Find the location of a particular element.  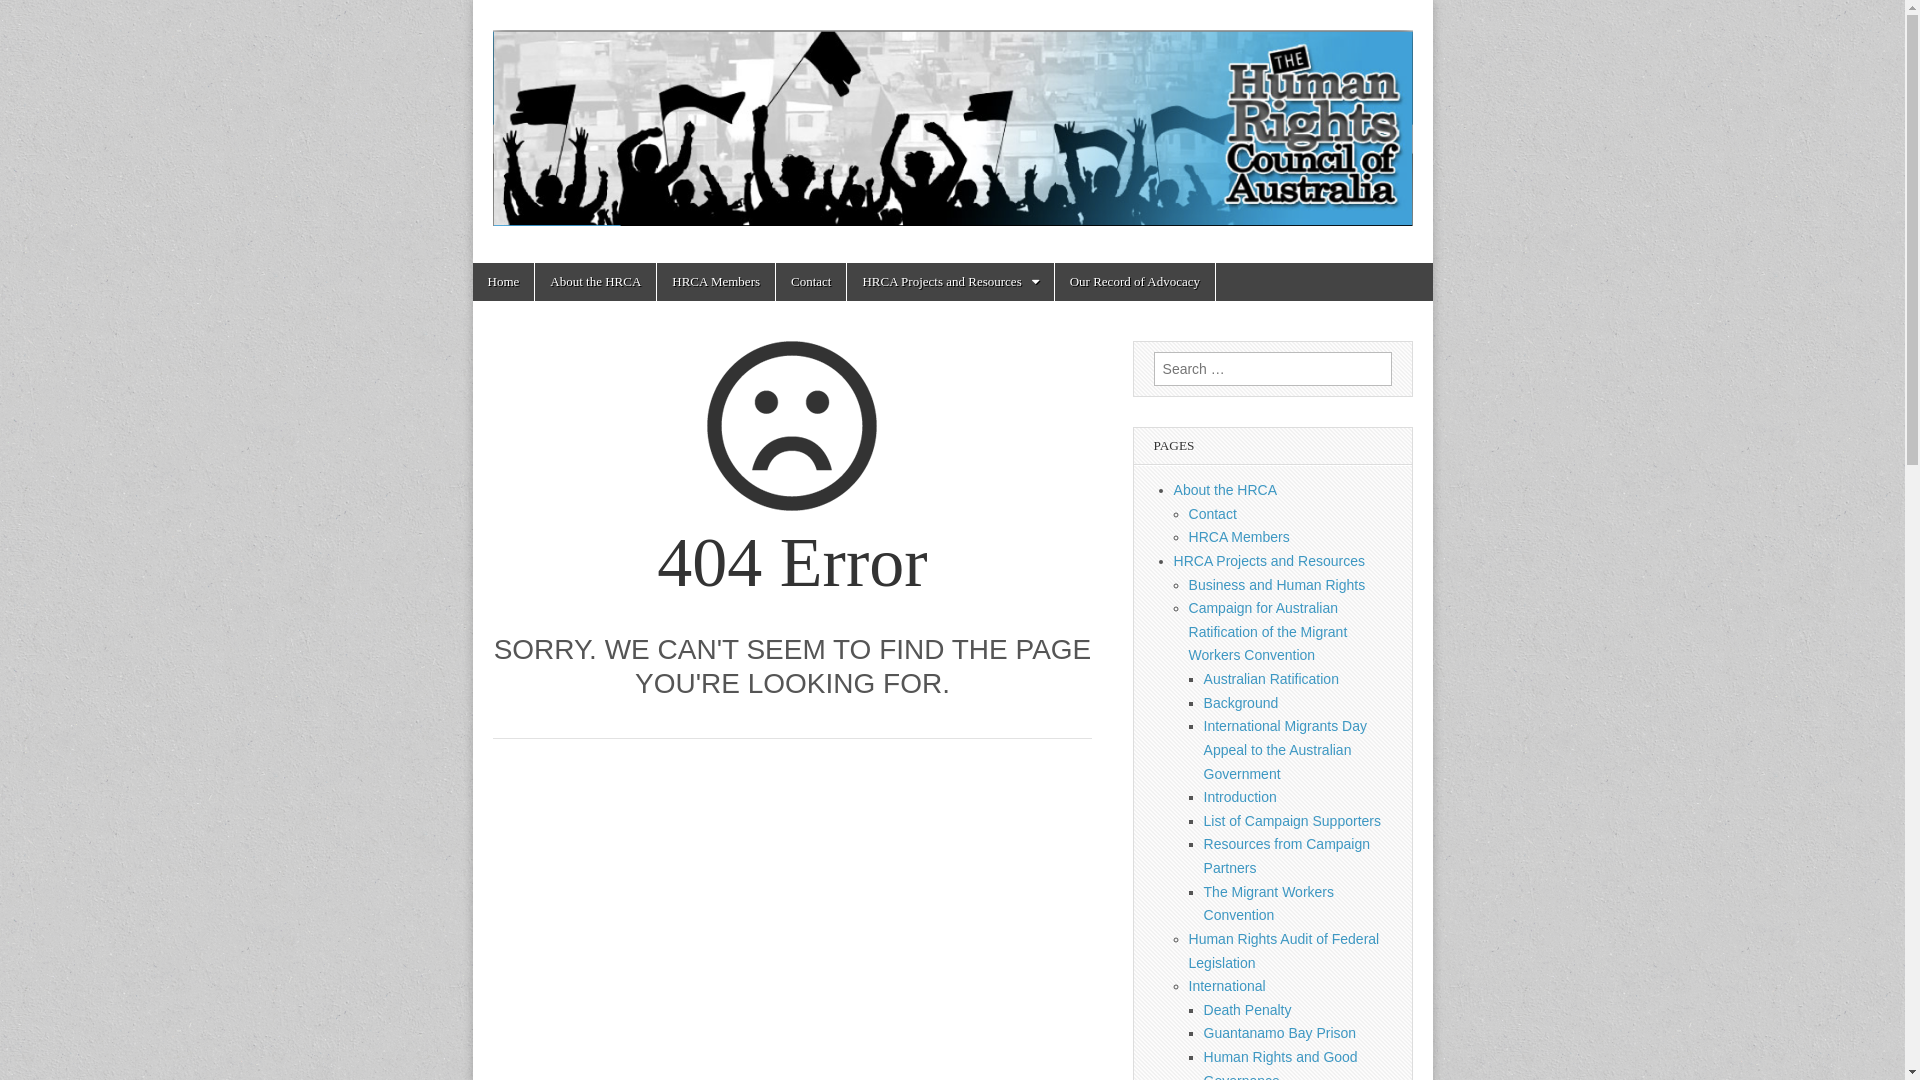

'Resources from Campaign Partners' is located at coordinates (1287, 855).